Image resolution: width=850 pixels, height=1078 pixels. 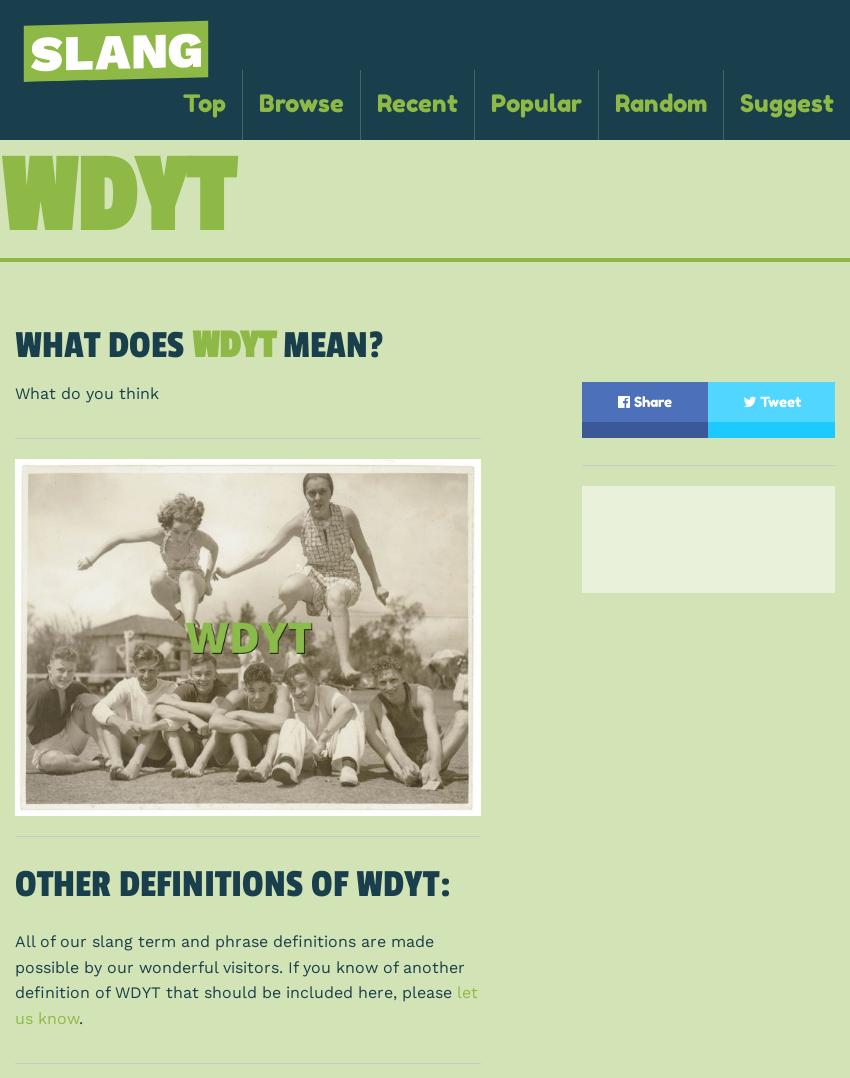 I want to click on 'Recent', so click(x=417, y=102).